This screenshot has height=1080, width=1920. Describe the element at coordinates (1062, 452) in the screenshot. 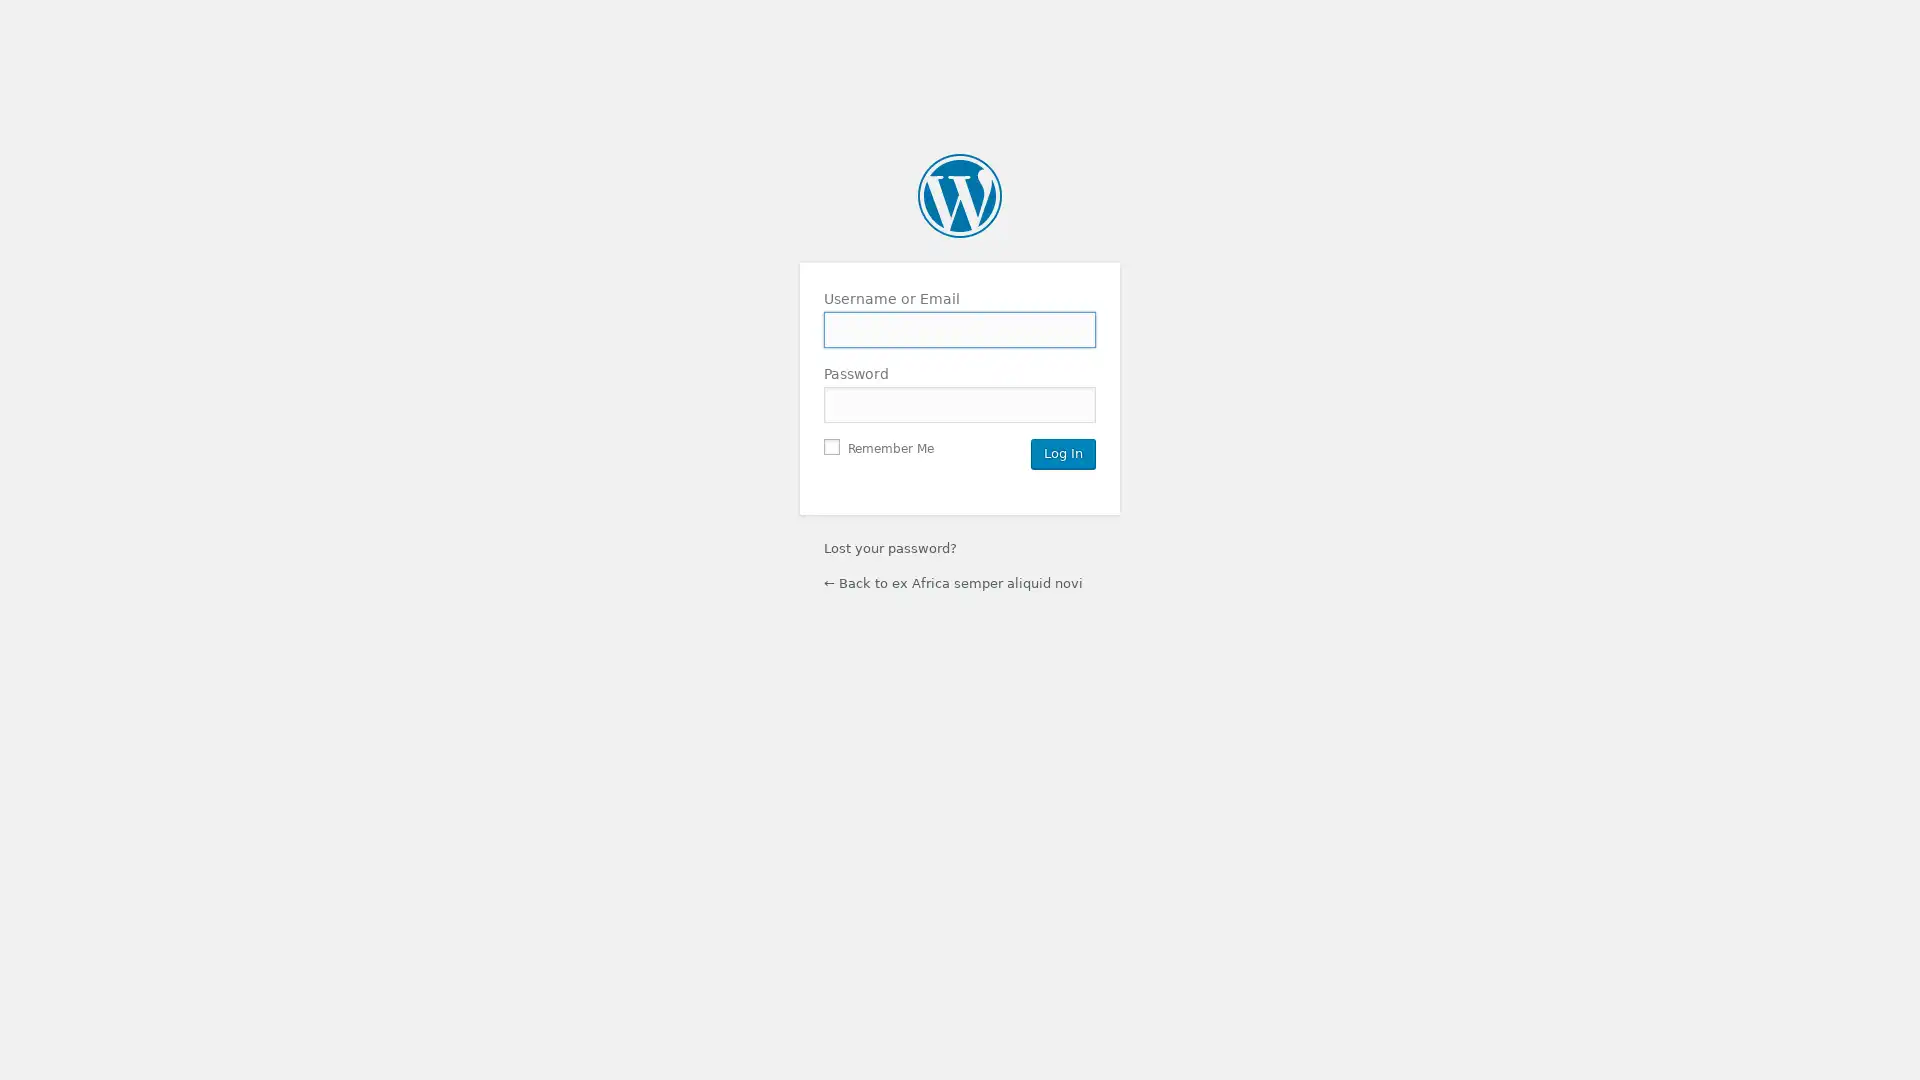

I see `Log In` at that location.